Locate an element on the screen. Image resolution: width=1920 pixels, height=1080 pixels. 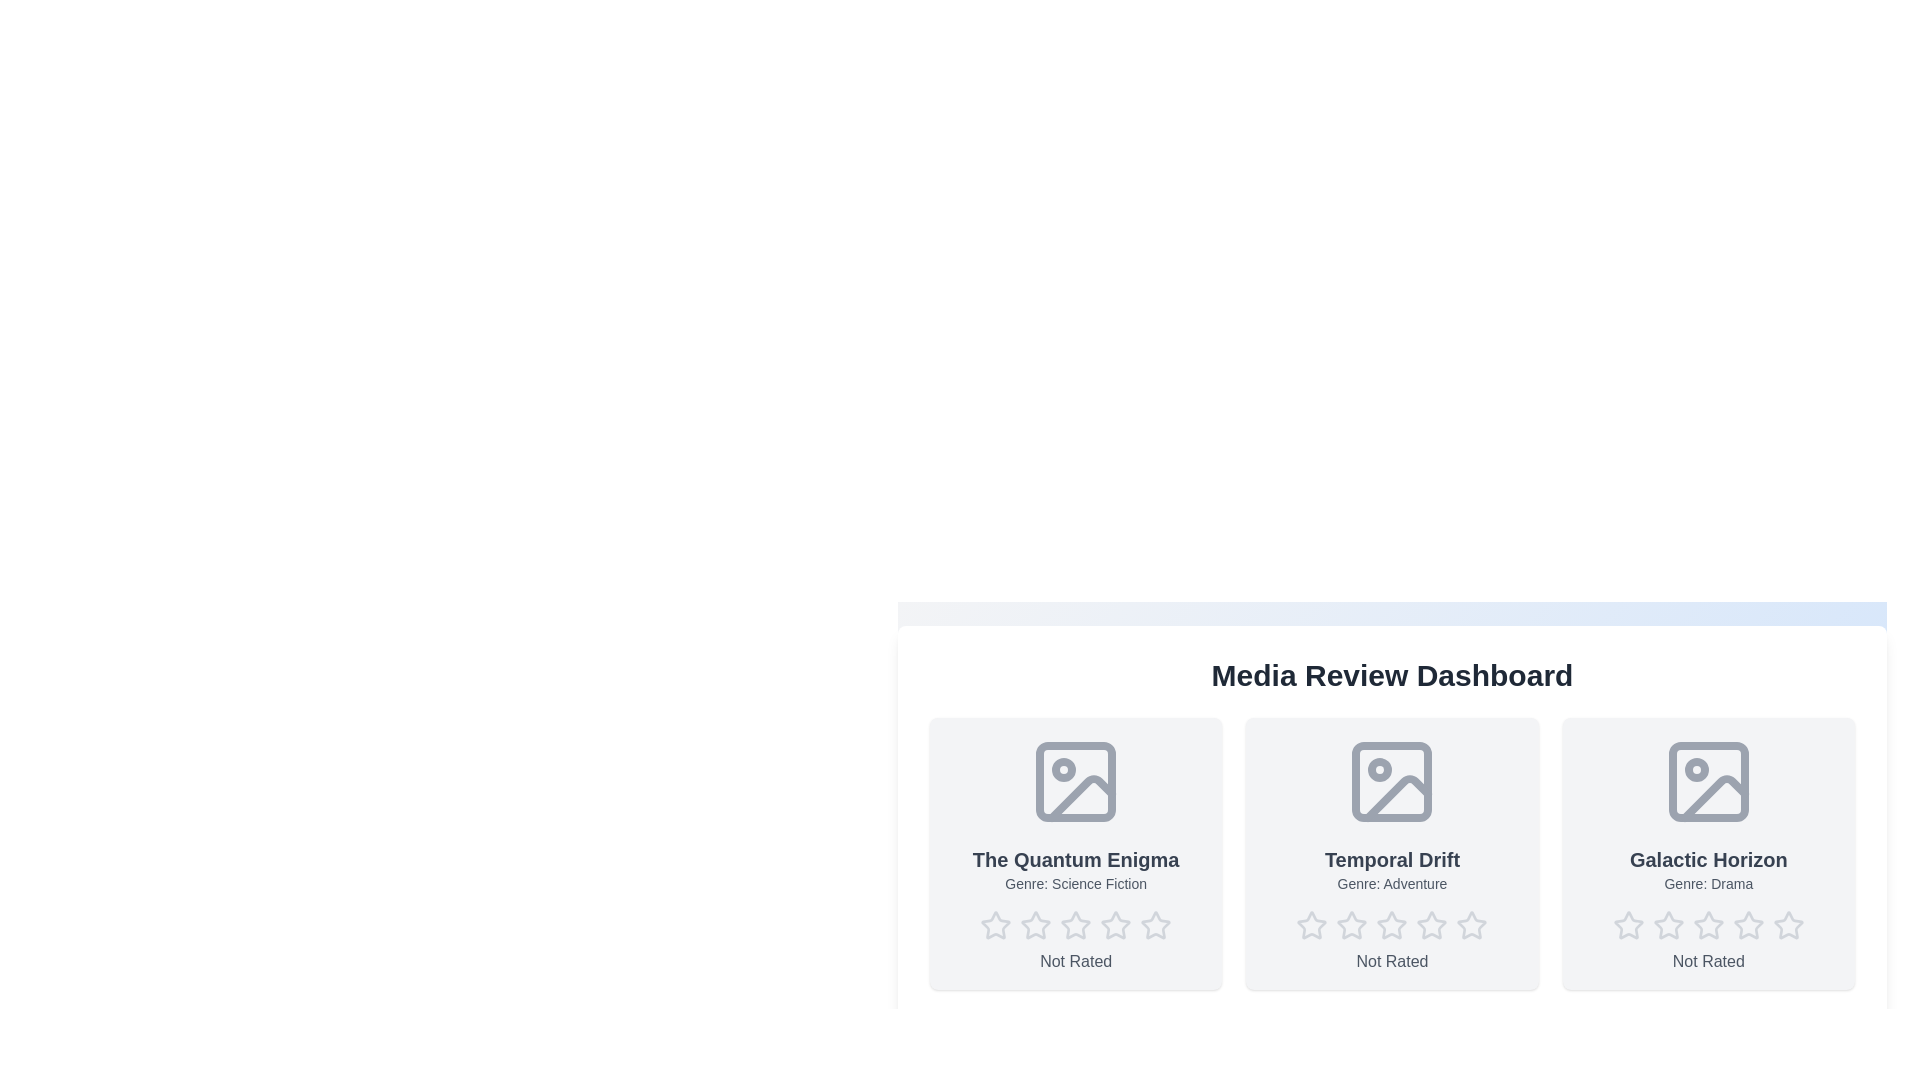
the star corresponding to the desired rating 4 for the media item Galactic Horizon is located at coordinates (1747, 925).